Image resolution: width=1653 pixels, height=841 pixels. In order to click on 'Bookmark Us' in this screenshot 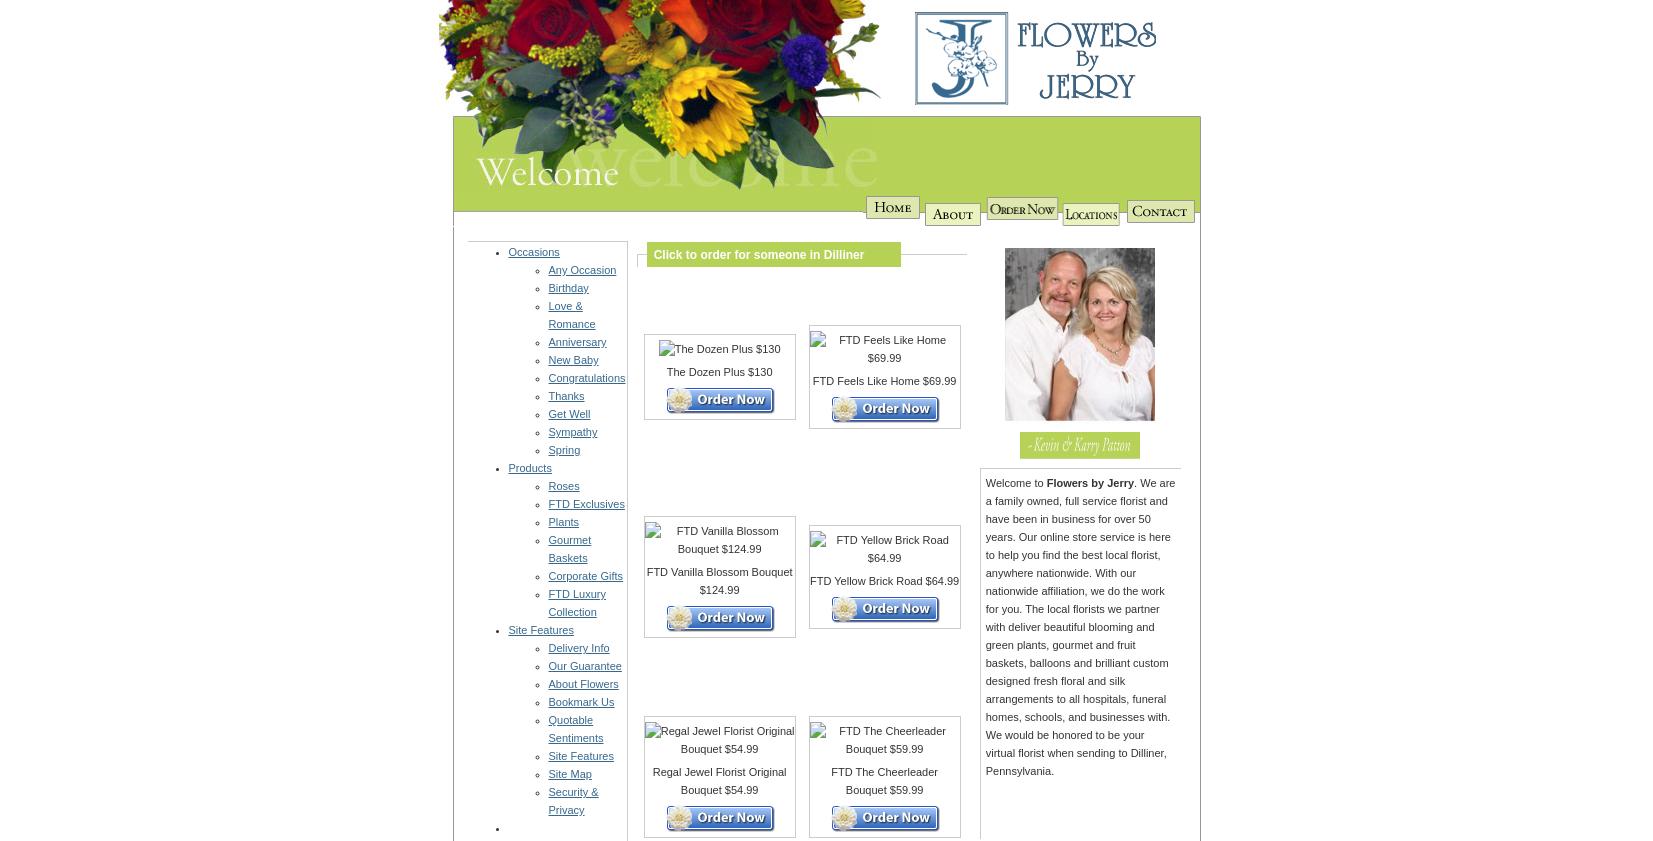, I will do `click(580, 701)`.